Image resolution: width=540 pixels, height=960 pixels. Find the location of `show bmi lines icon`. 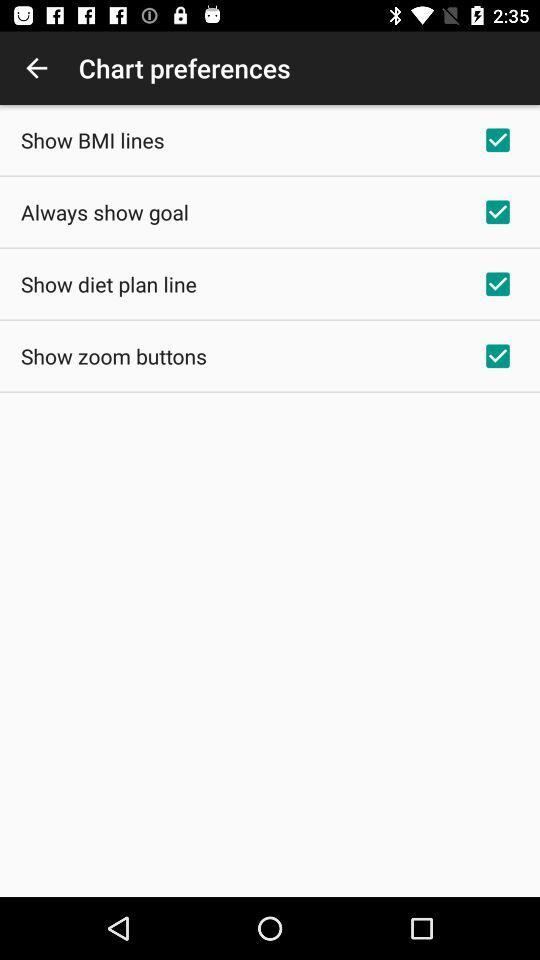

show bmi lines icon is located at coordinates (91, 139).